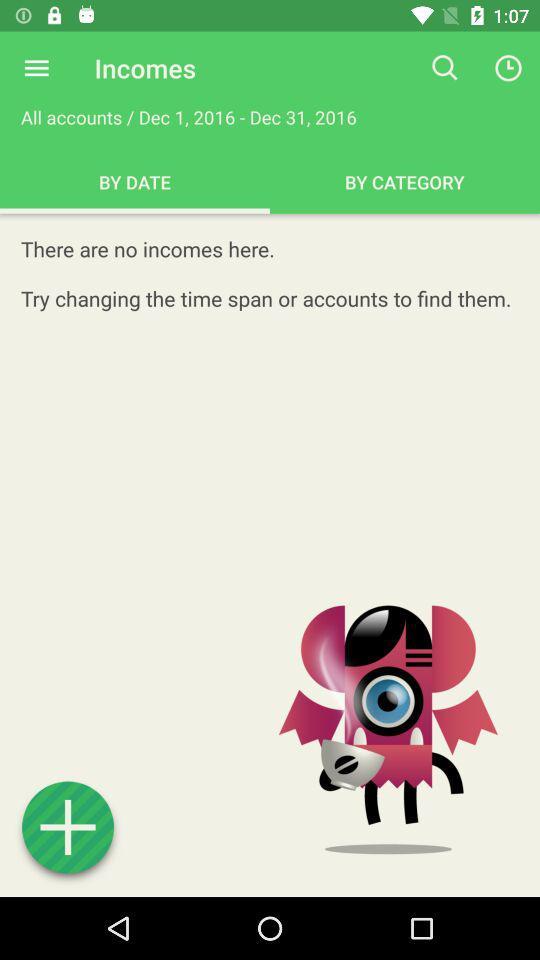  What do you see at coordinates (36, 68) in the screenshot?
I see `open menu` at bounding box center [36, 68].